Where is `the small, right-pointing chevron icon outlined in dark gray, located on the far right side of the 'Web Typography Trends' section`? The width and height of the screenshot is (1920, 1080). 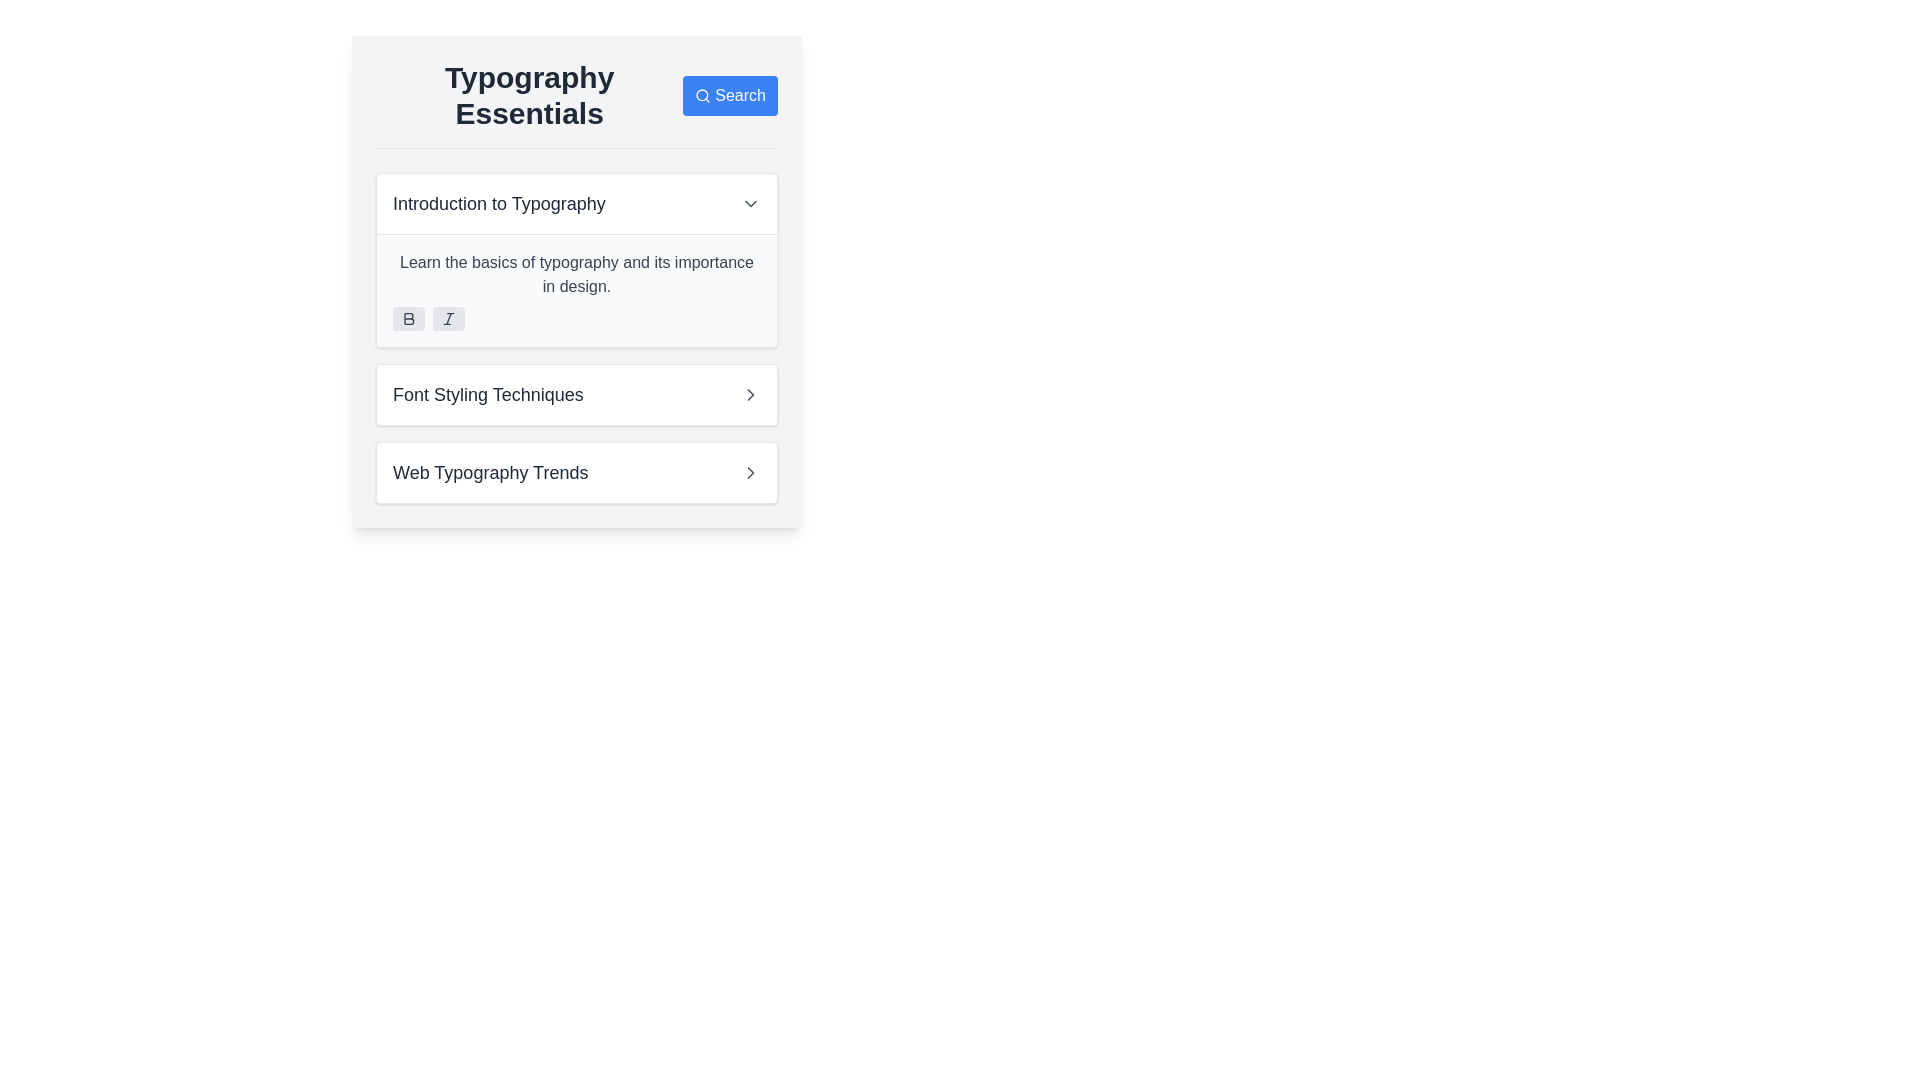
the small, right-pointing chevron icon outlined in dark gray, located on the far right side of the 'Web Typography Trends' section is located at coordinates (749, 473).